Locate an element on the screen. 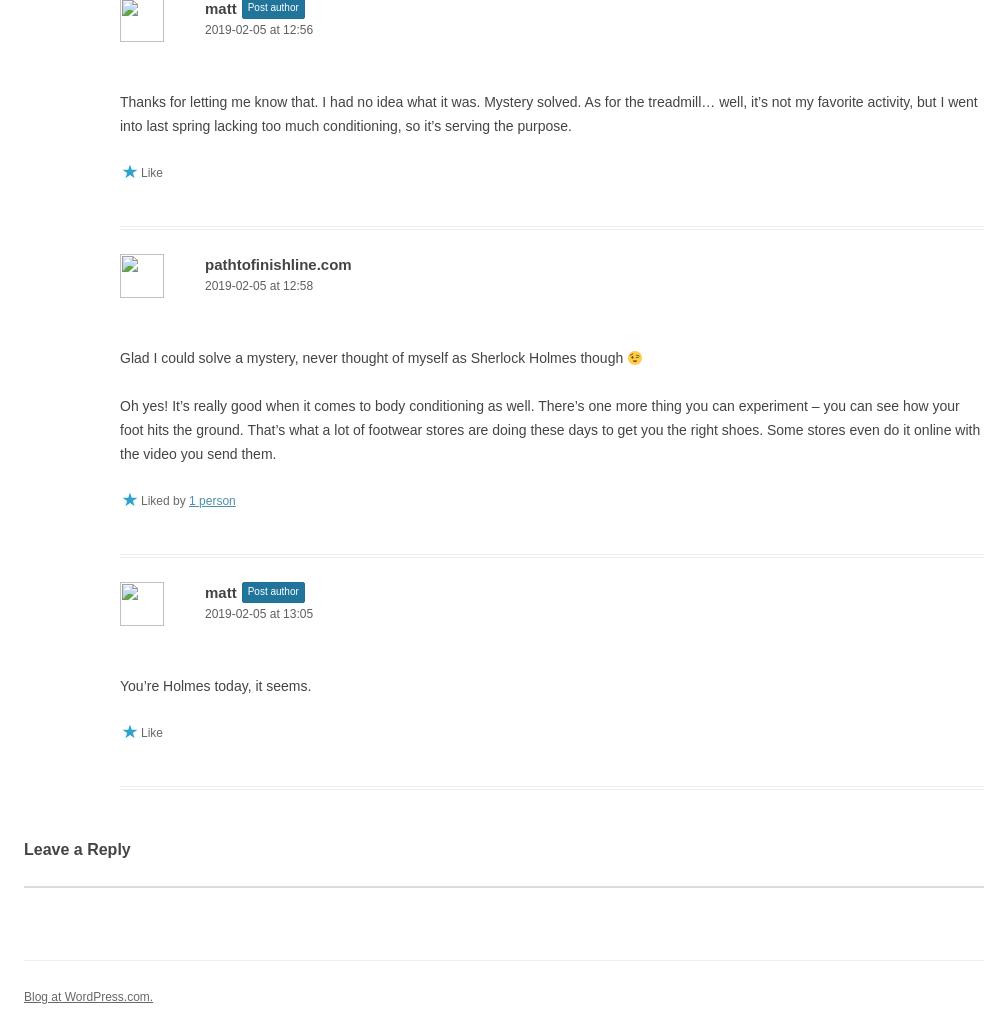  '2019-02-05 at 12:56' is located at coordinates (258, 28).